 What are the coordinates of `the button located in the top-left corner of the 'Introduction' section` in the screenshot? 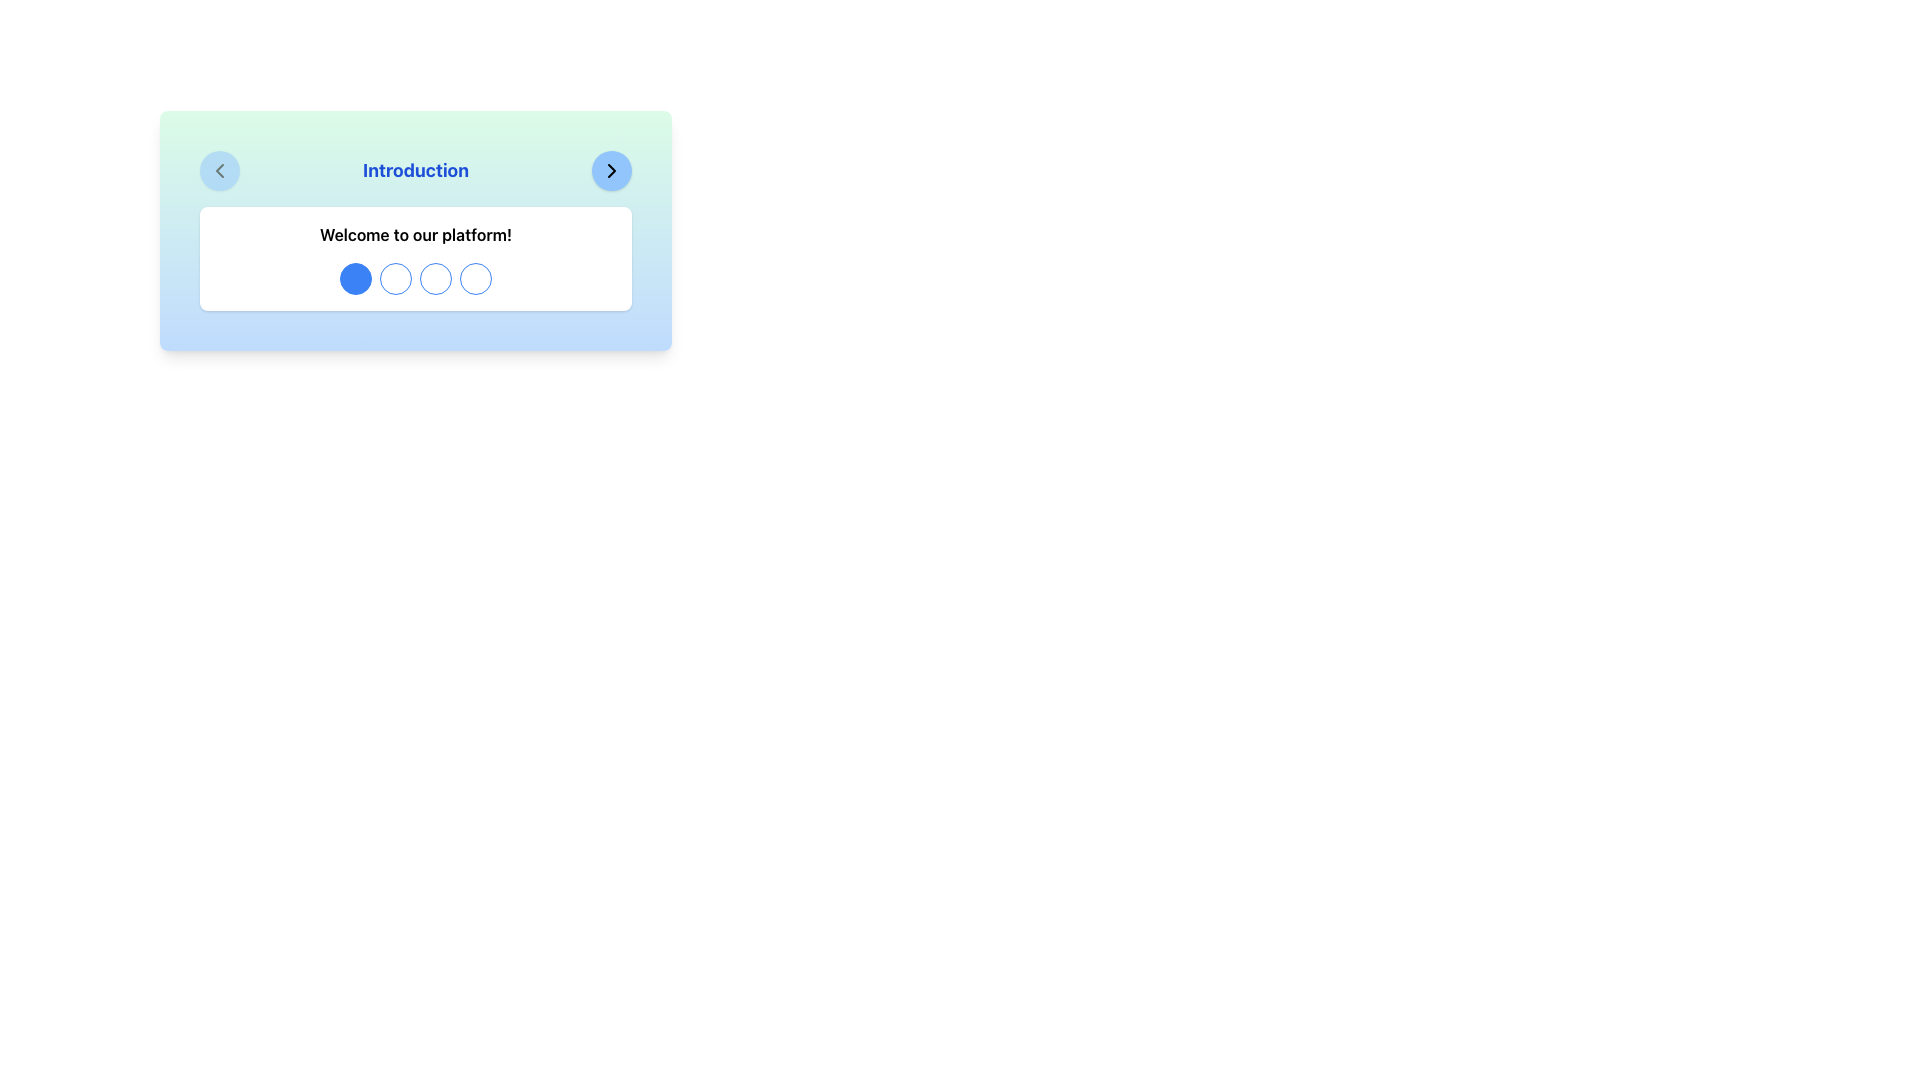 It's located at (220, 169).